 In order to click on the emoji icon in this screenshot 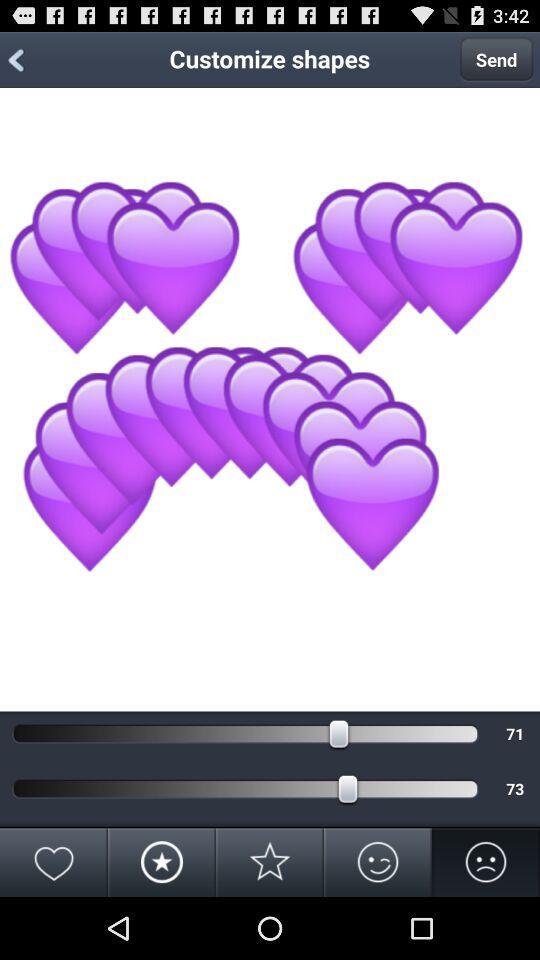, I will do `click(378, 922)`.